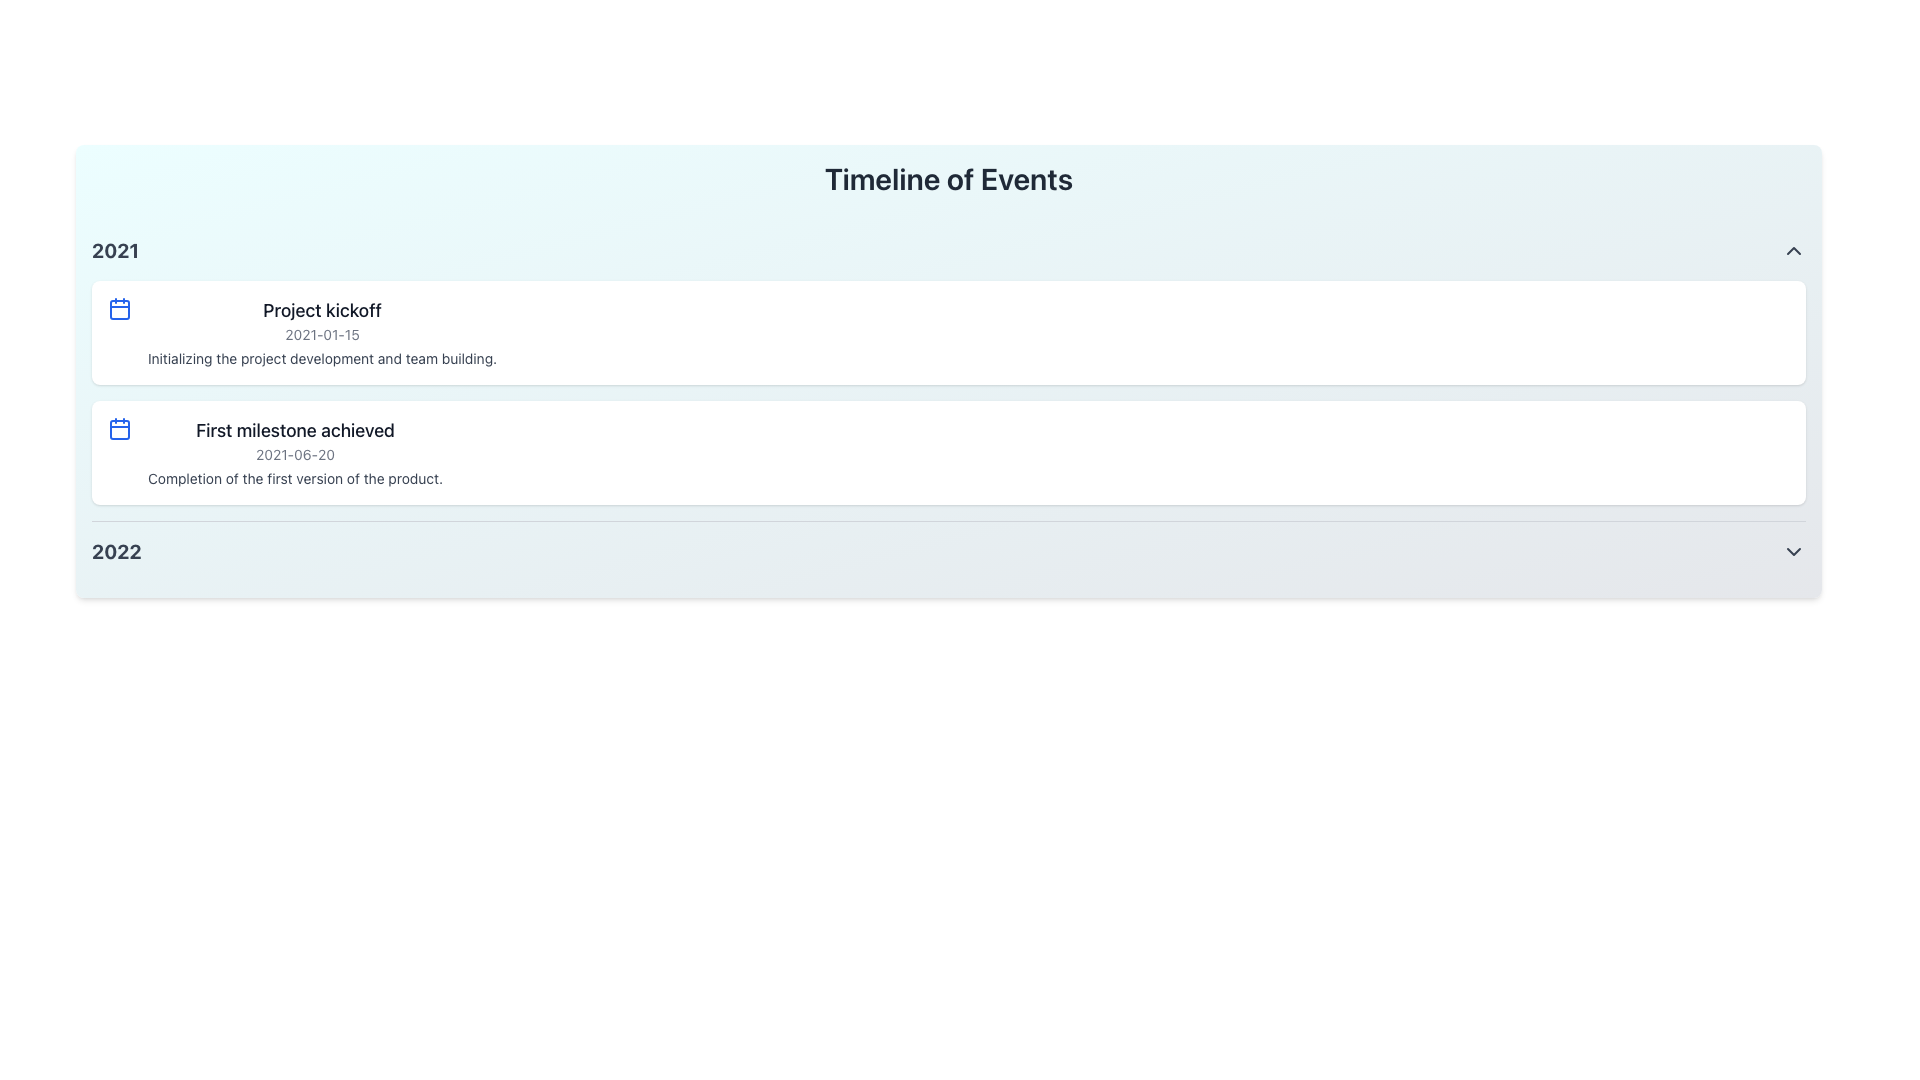 The width and height of the screenshot is (1920, 1080). I want to click on the second milestone list item in the 'Timeline of Events' for 2021, so click(294, 452).